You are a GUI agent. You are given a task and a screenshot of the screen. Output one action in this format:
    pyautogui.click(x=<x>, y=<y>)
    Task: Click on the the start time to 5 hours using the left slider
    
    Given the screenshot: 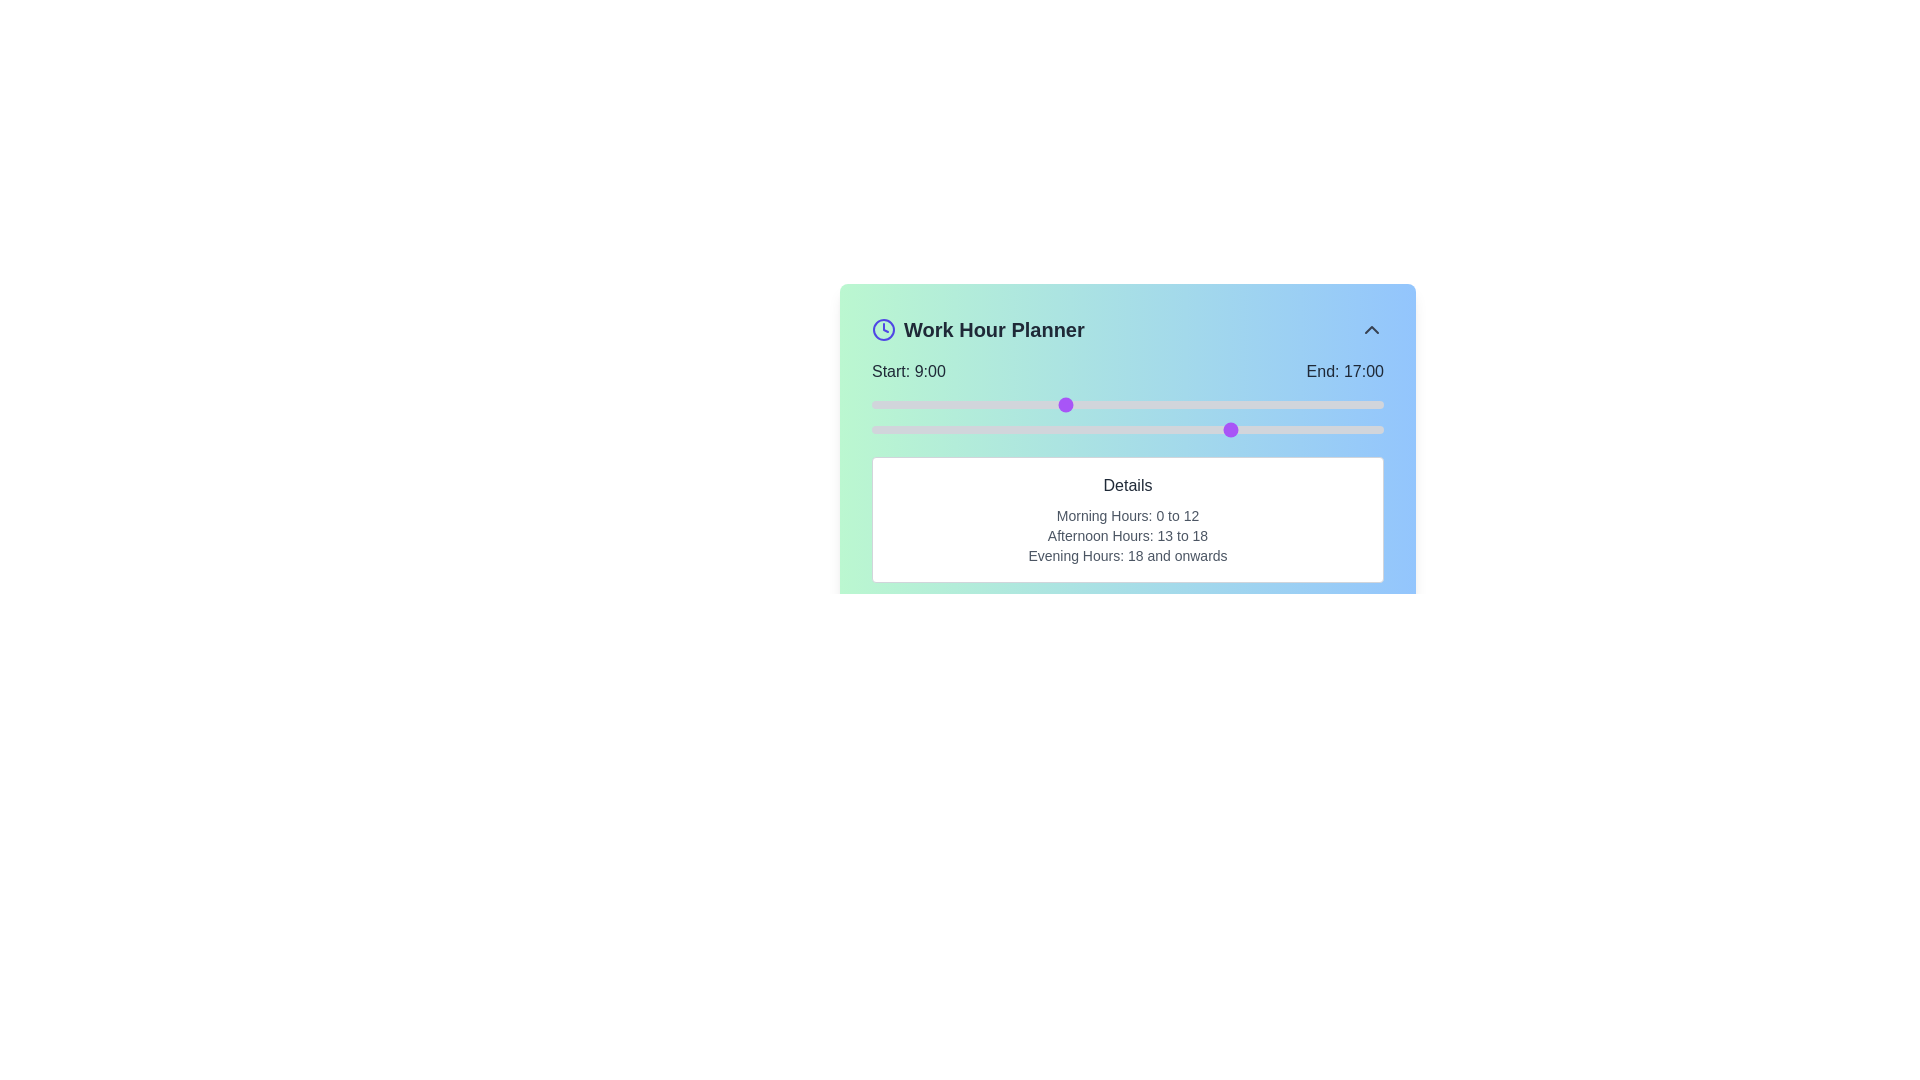 What is the action you would take?
    pyautogui.click(x=978, y=405)
    